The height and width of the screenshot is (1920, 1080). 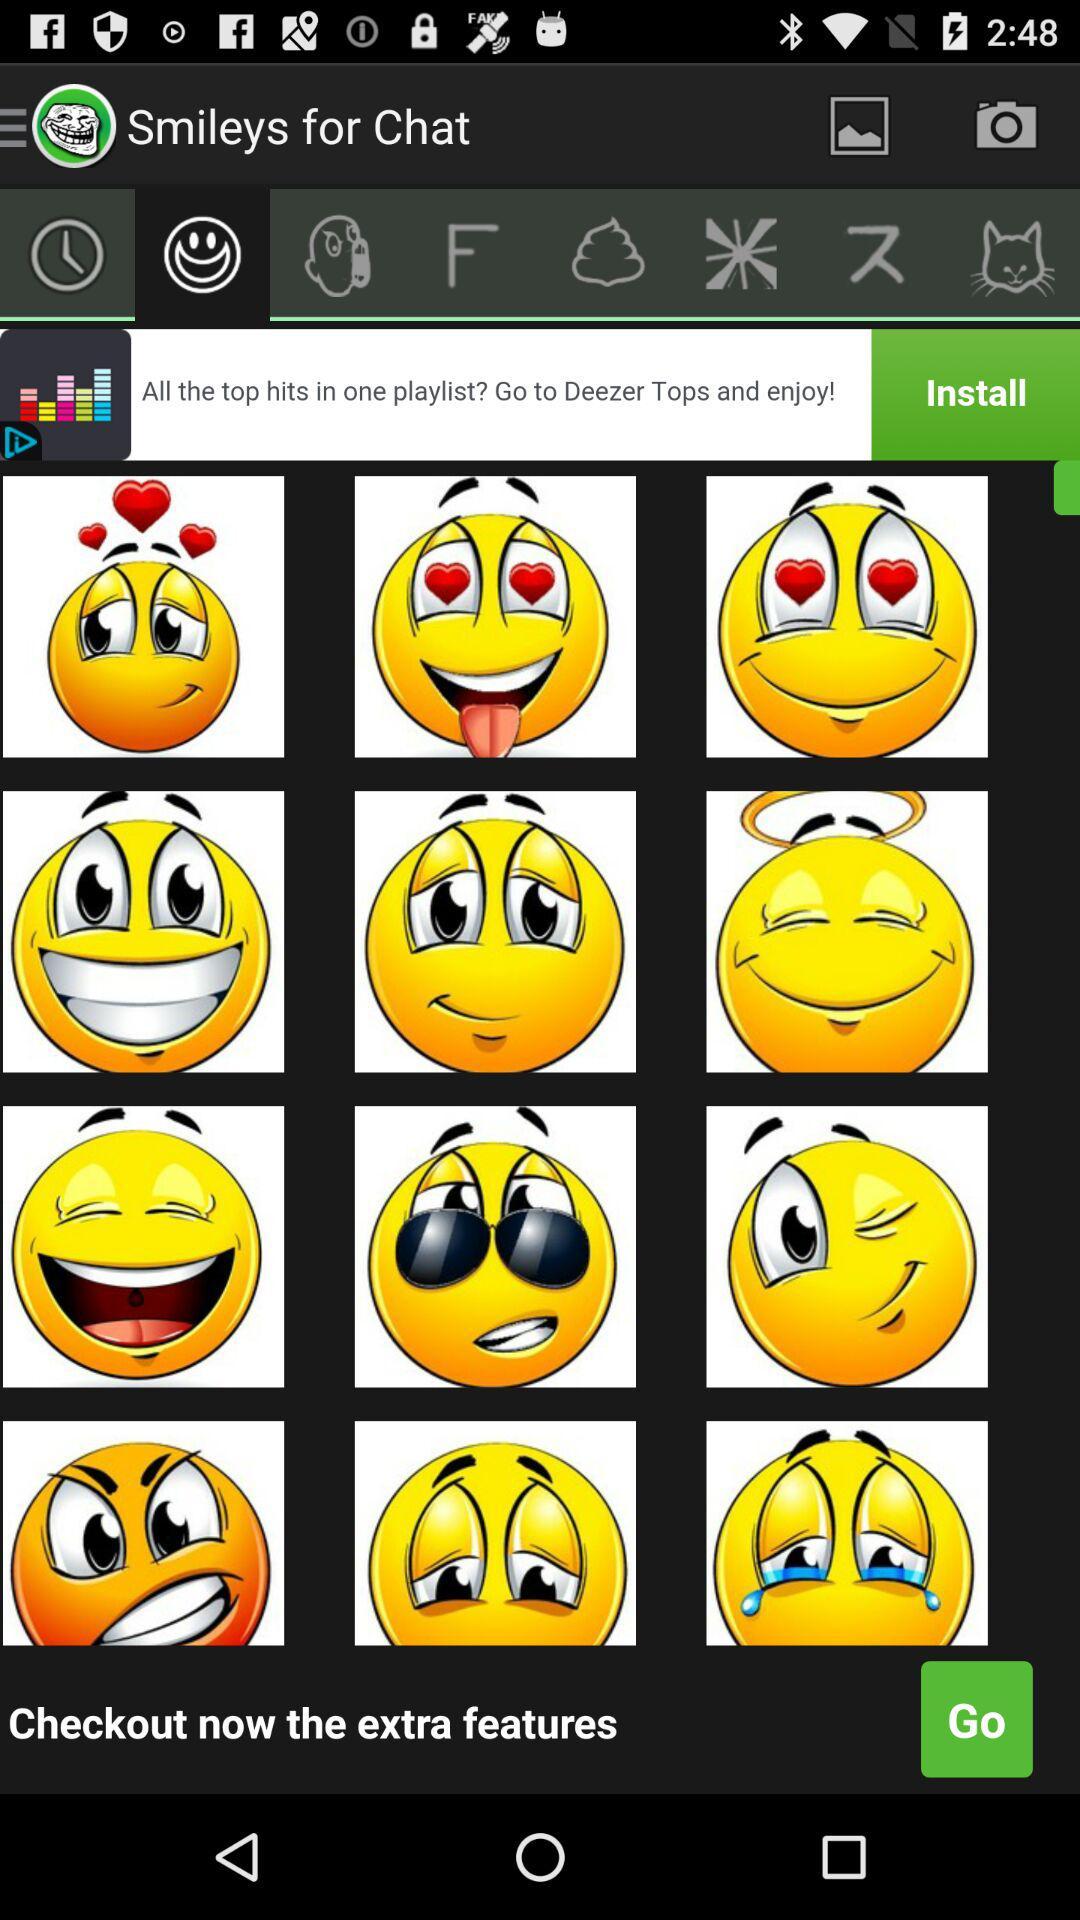 I want to click on click animal head button, so click(x=1012, y=253).